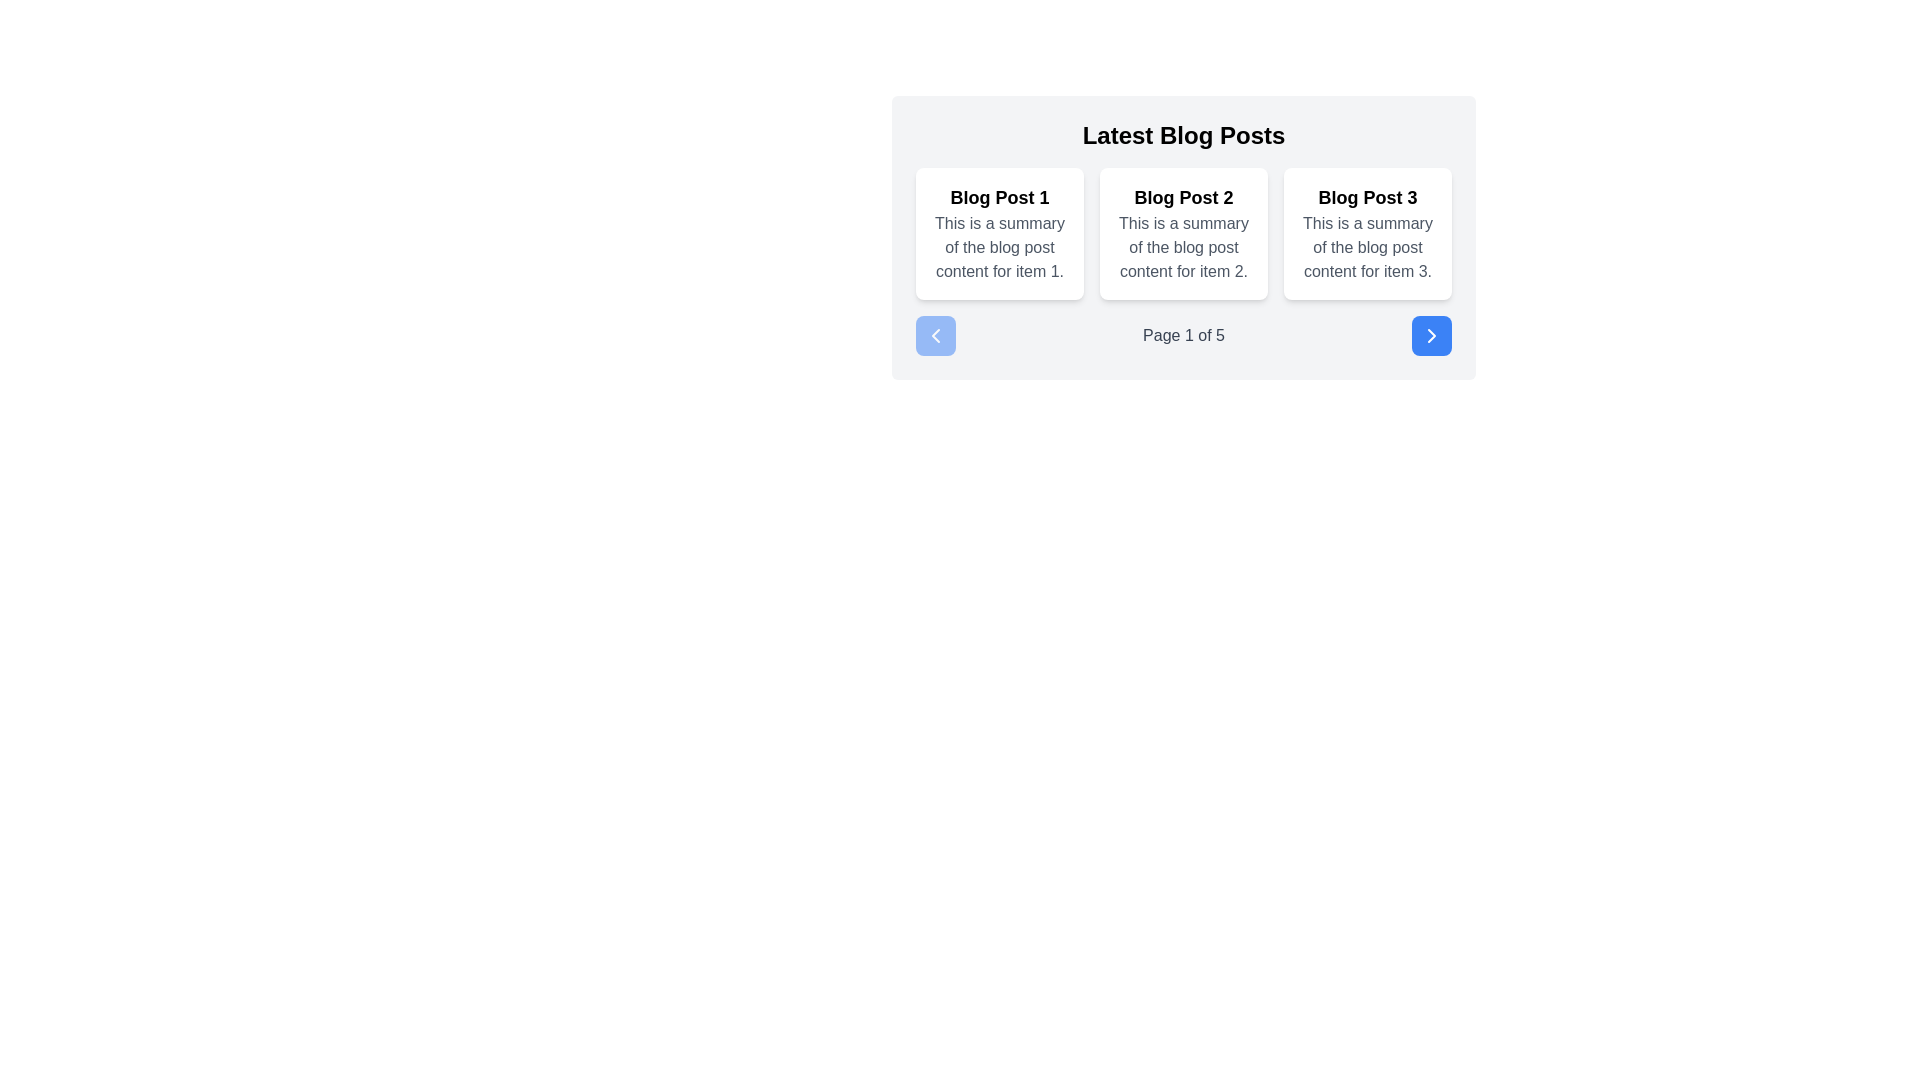 The height and width of the screenshot is (1080, 1920). What do you see at coordinates (1367, 246) in the screenshot?
I see `the static text element that provides a summary for 'Blog Post 3', which is styled in gray and located within the card layout` at bounding box center [1367, 246].